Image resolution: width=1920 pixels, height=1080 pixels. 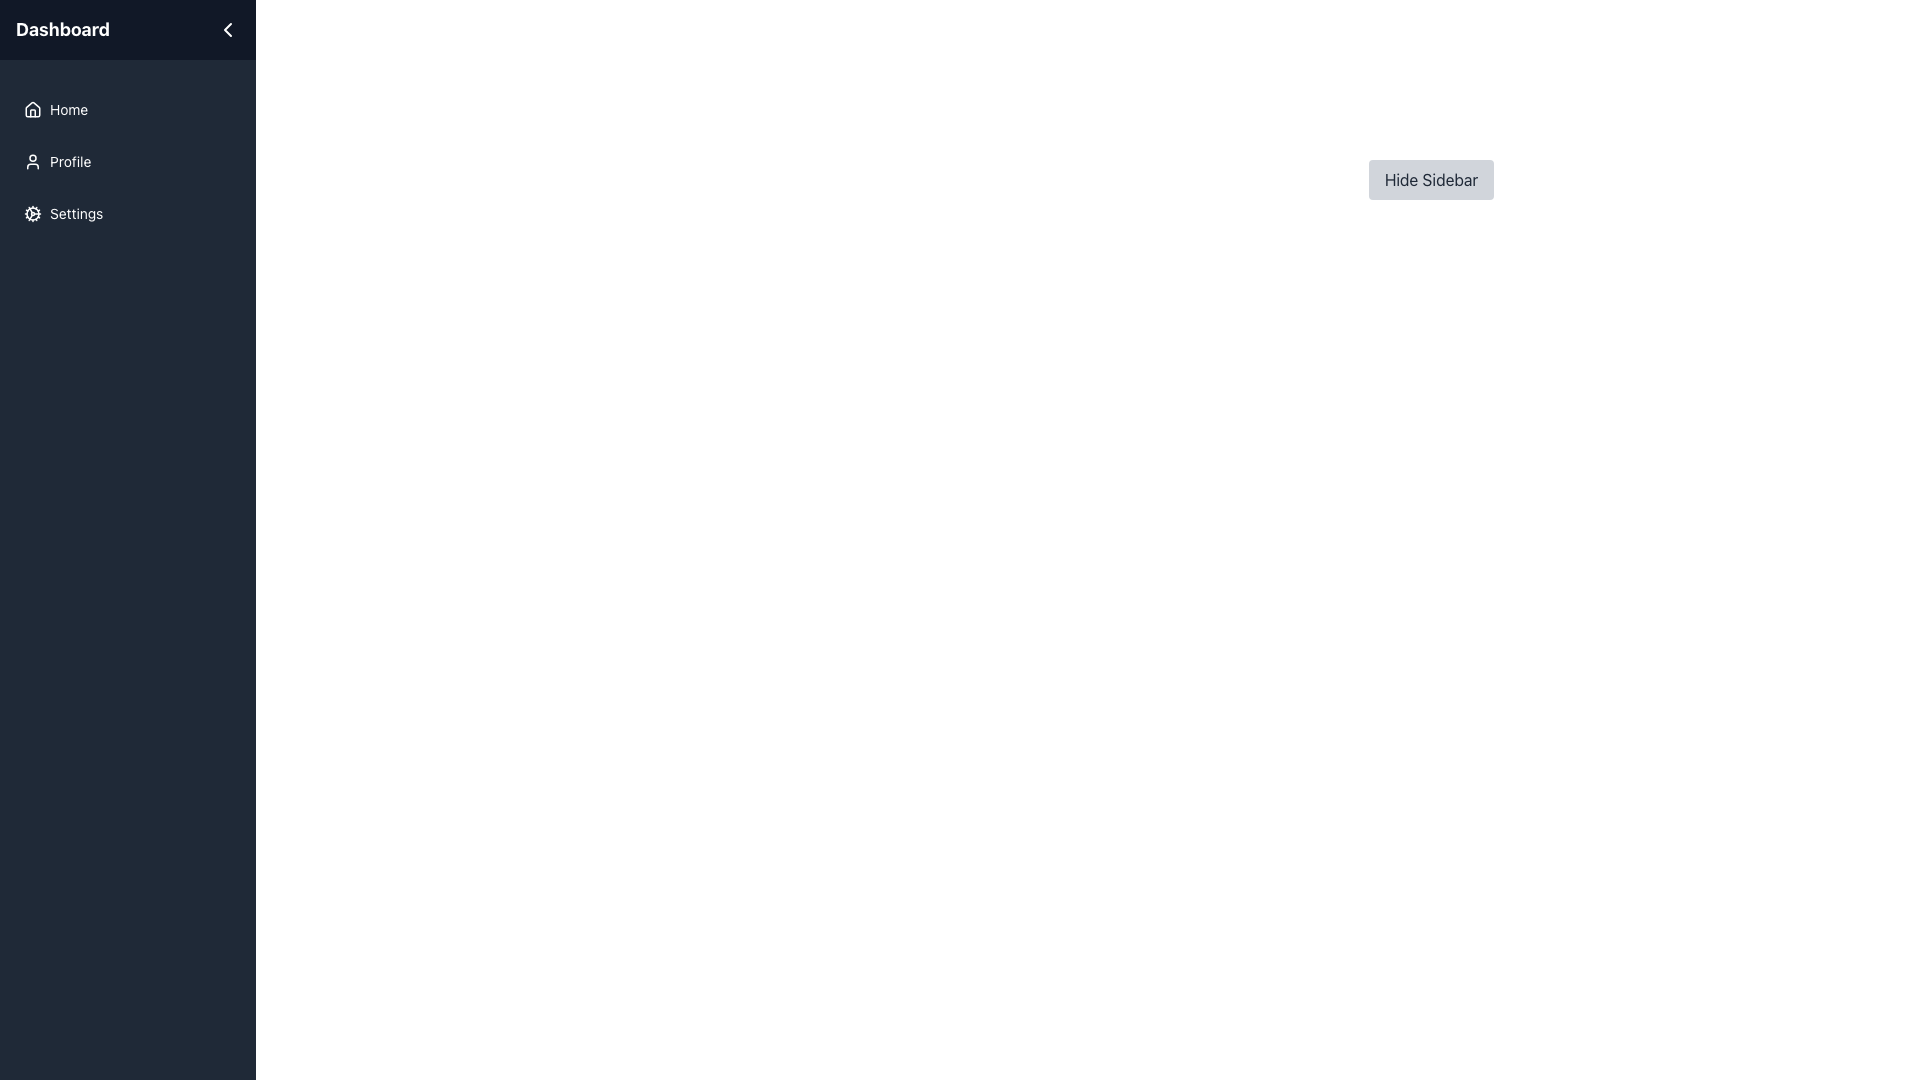 I want to click on the 'Profile' button in the vertical navigation menu, so click(x=127, y=161).